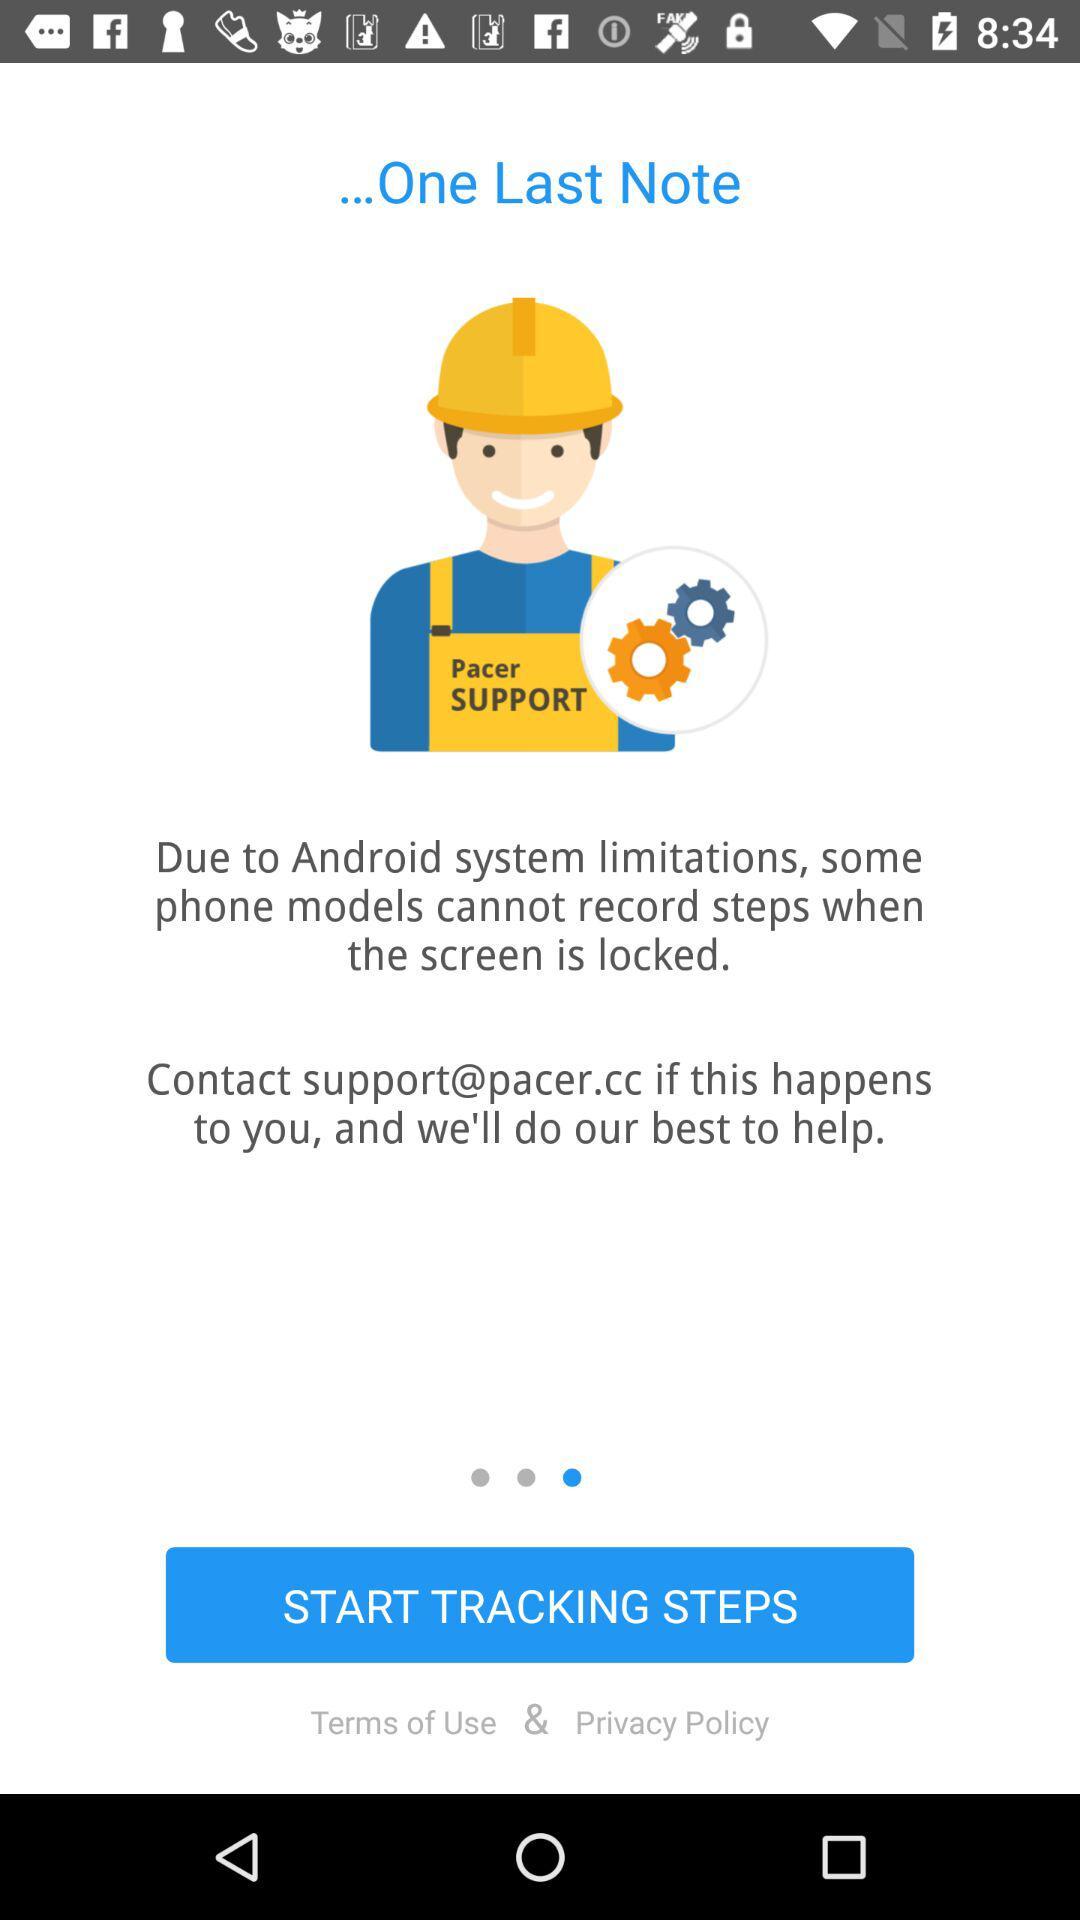 The width and height of the screenshot is (1080, 1920). What do you see at coordinates (672, 1720) in the screenshot?
I see `icon below start tracking steps` at bounding box center [672, 1720].